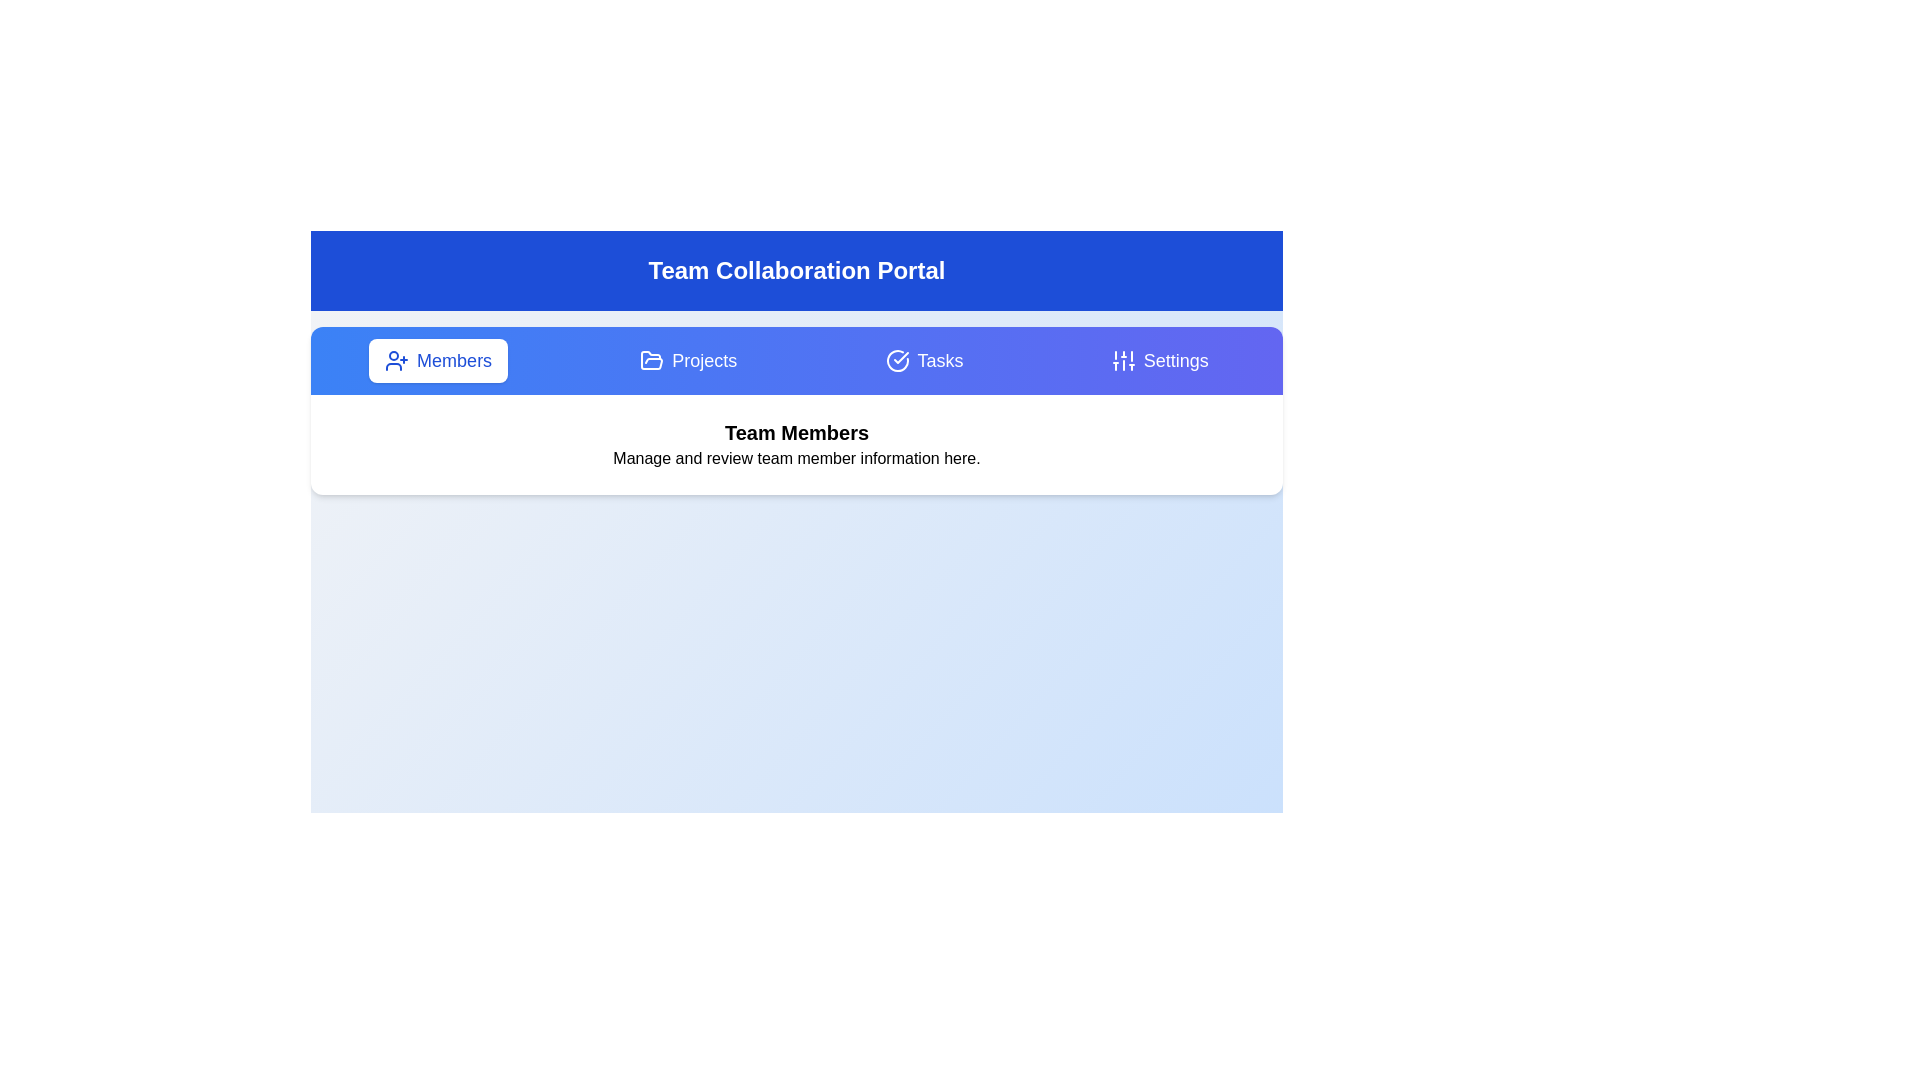  What do you see at coordinates (939, 361) in the screenshot?
I see `the 'Tasks' text label located in the header section of the interface, which is the third item in the horizontal navigation bar, positioned between 'Projects' and 'Settings'` at bounding box center [939, 361].